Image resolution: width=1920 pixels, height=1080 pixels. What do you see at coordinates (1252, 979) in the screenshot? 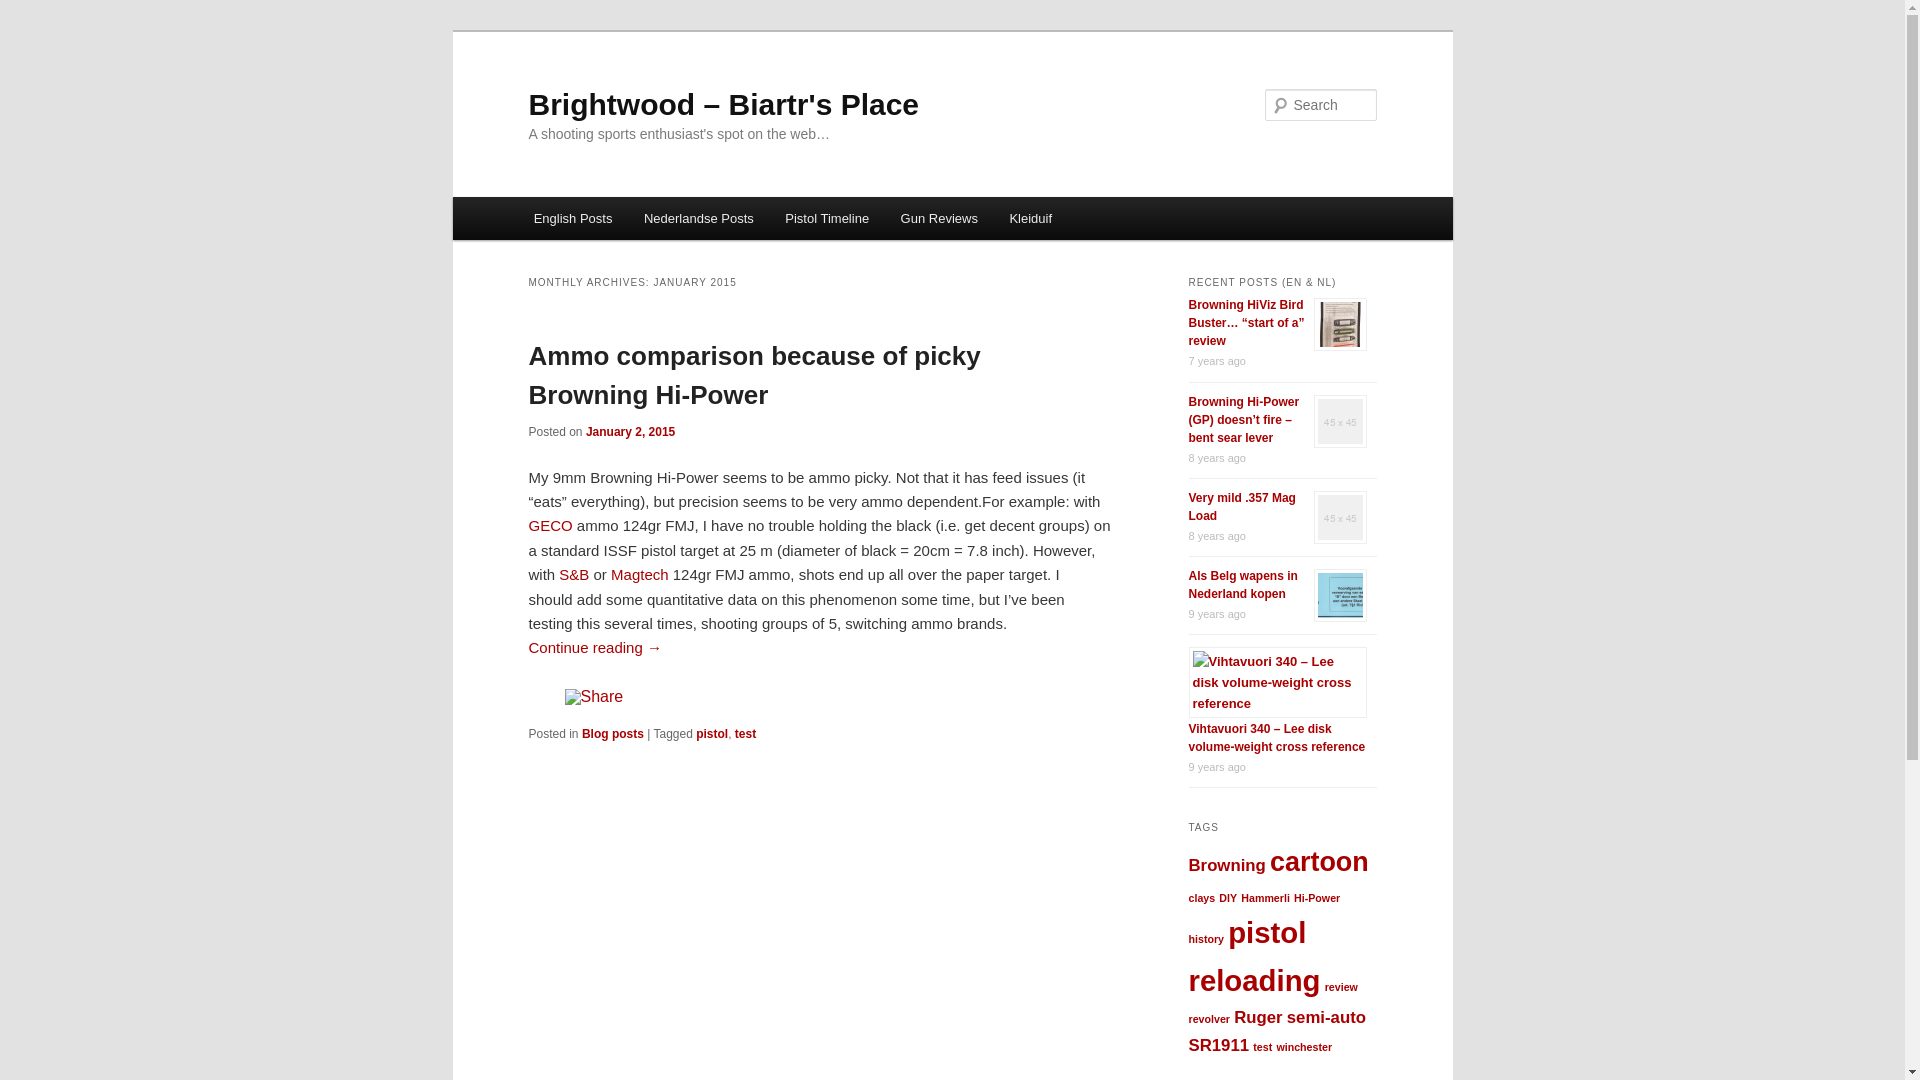
I see `'reloading'` at bounding box center [1252, 979].